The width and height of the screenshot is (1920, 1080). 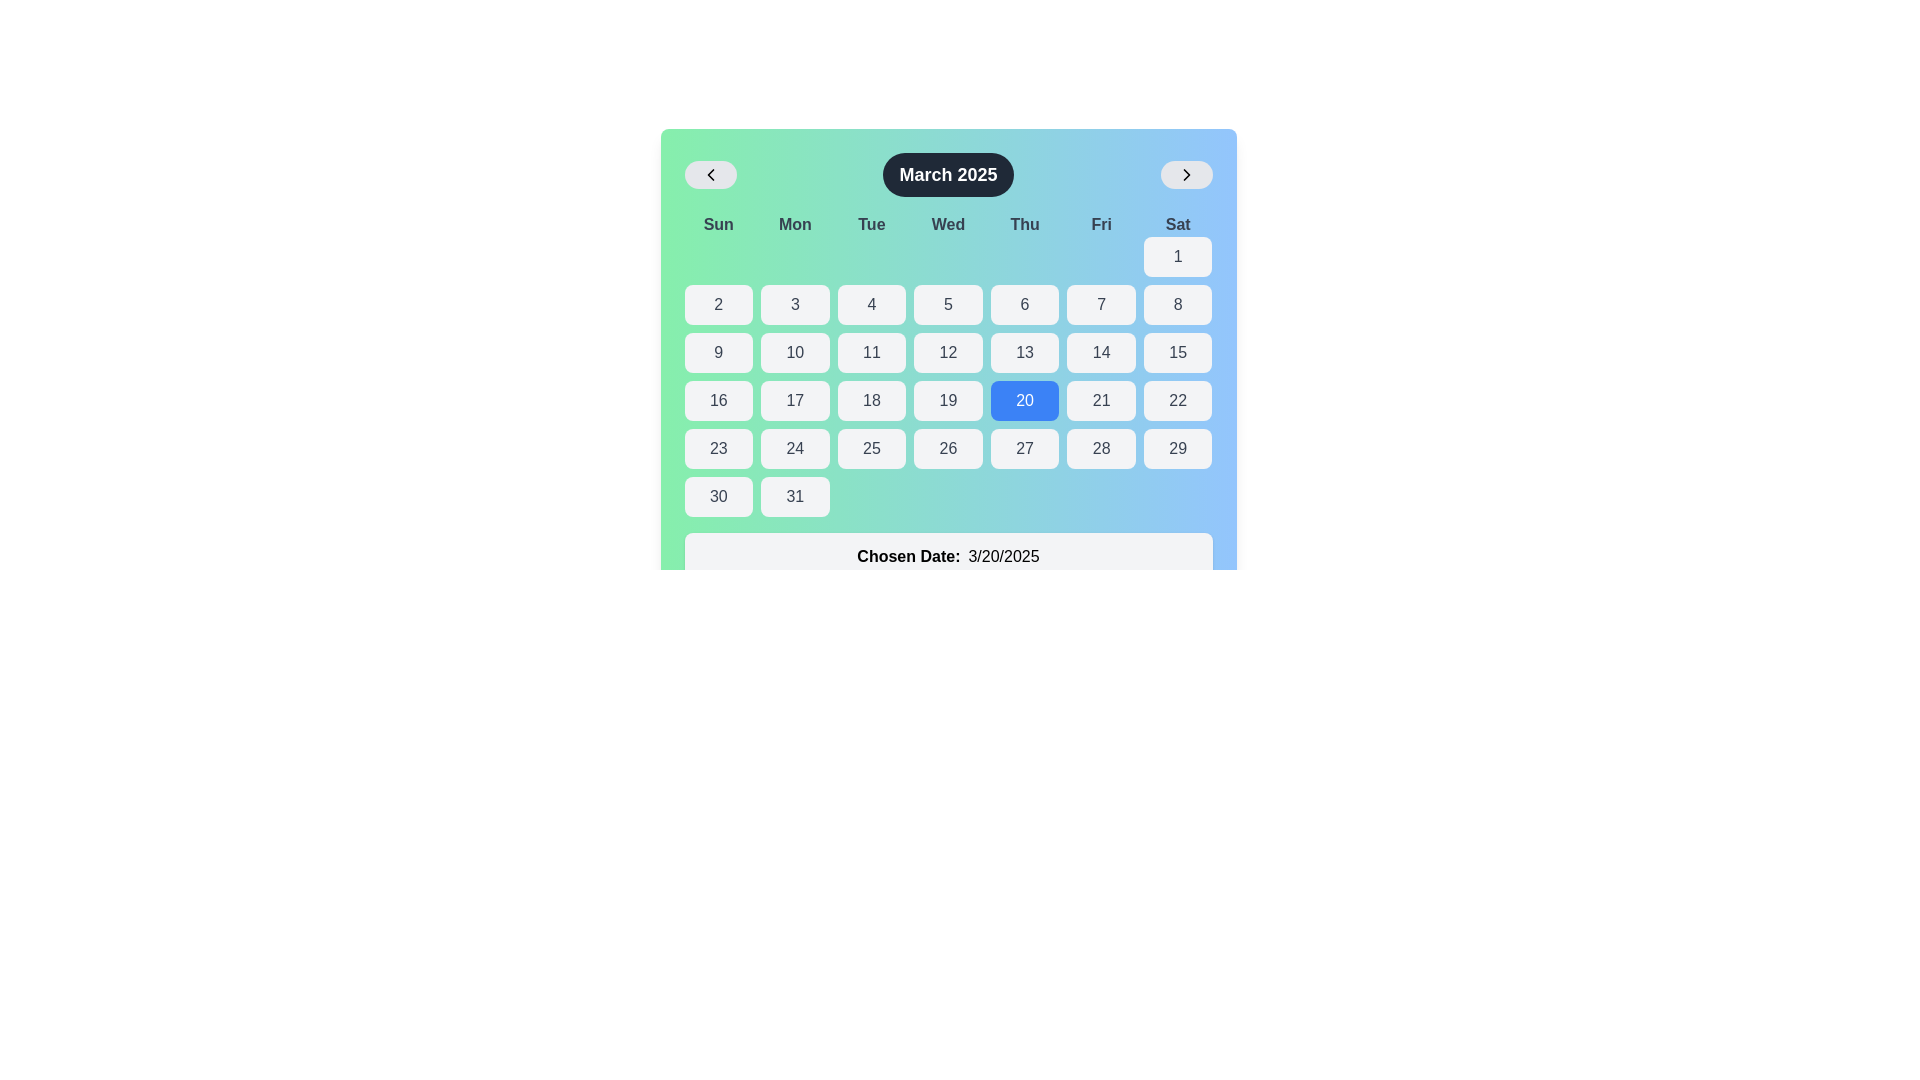 I want to click on the selectable day button representing the 15th of March 2025, so click(x=1177, y=352).